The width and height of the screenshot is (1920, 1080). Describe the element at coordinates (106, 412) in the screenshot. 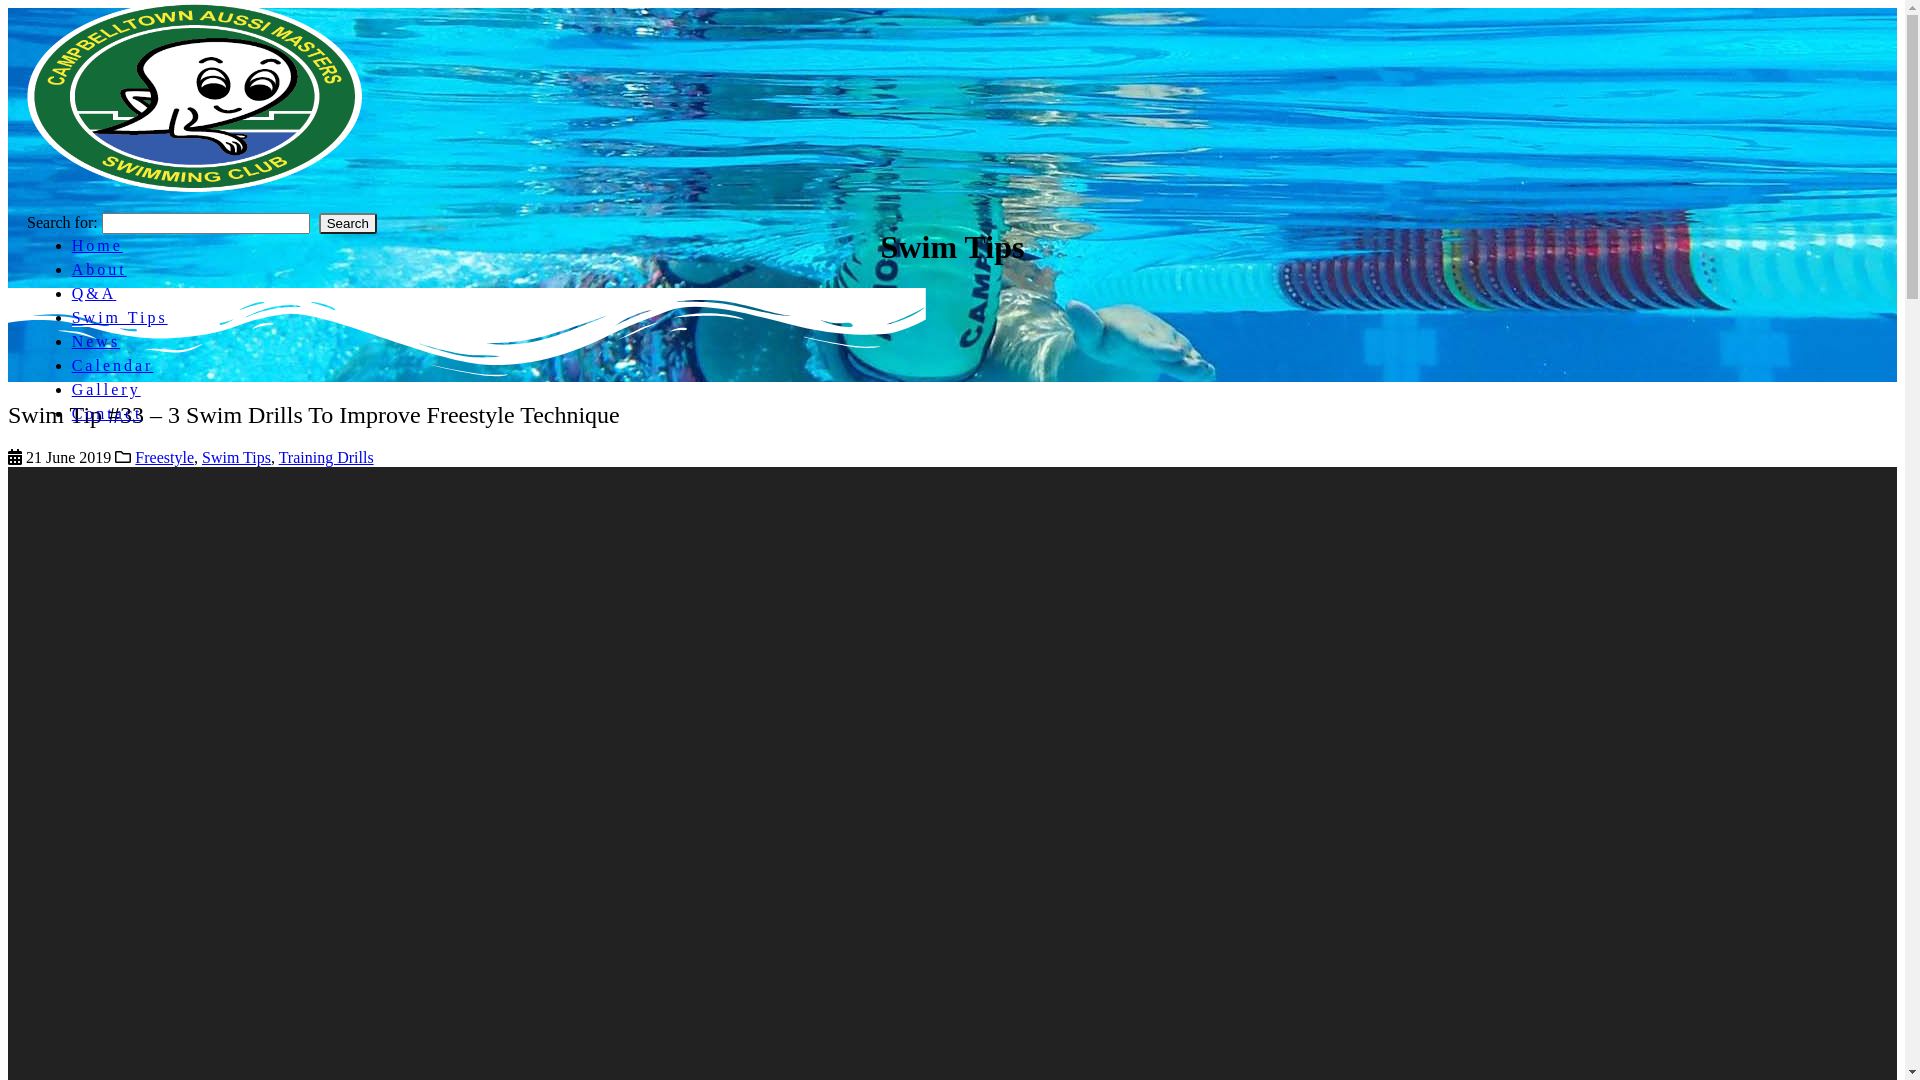

I see `'Contact'` at that location.